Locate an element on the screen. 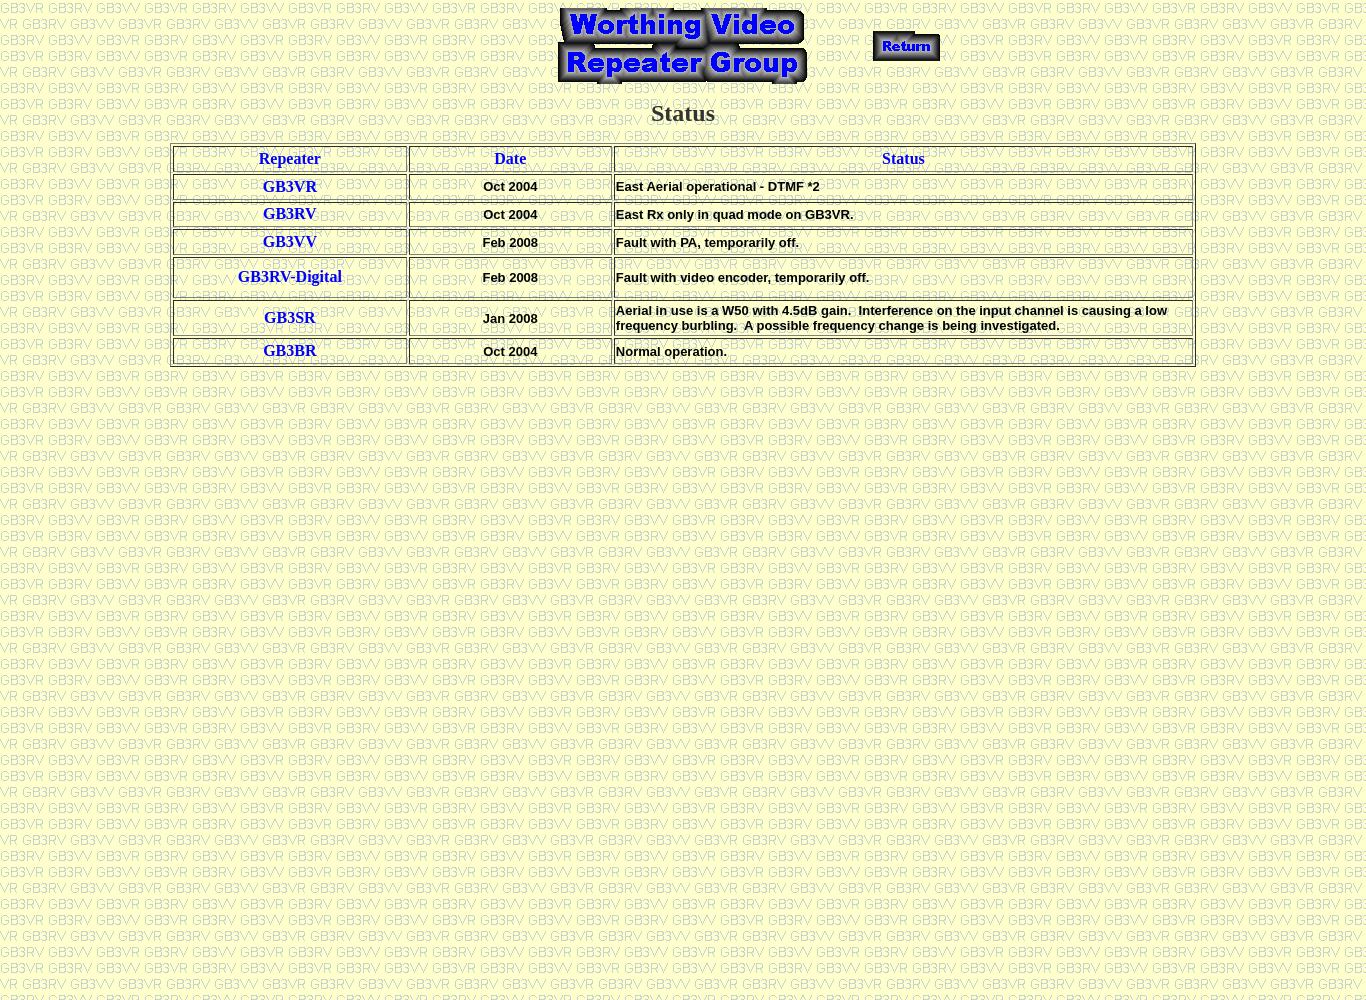  'Feb
  2008' is located at coordinates (510, 240).